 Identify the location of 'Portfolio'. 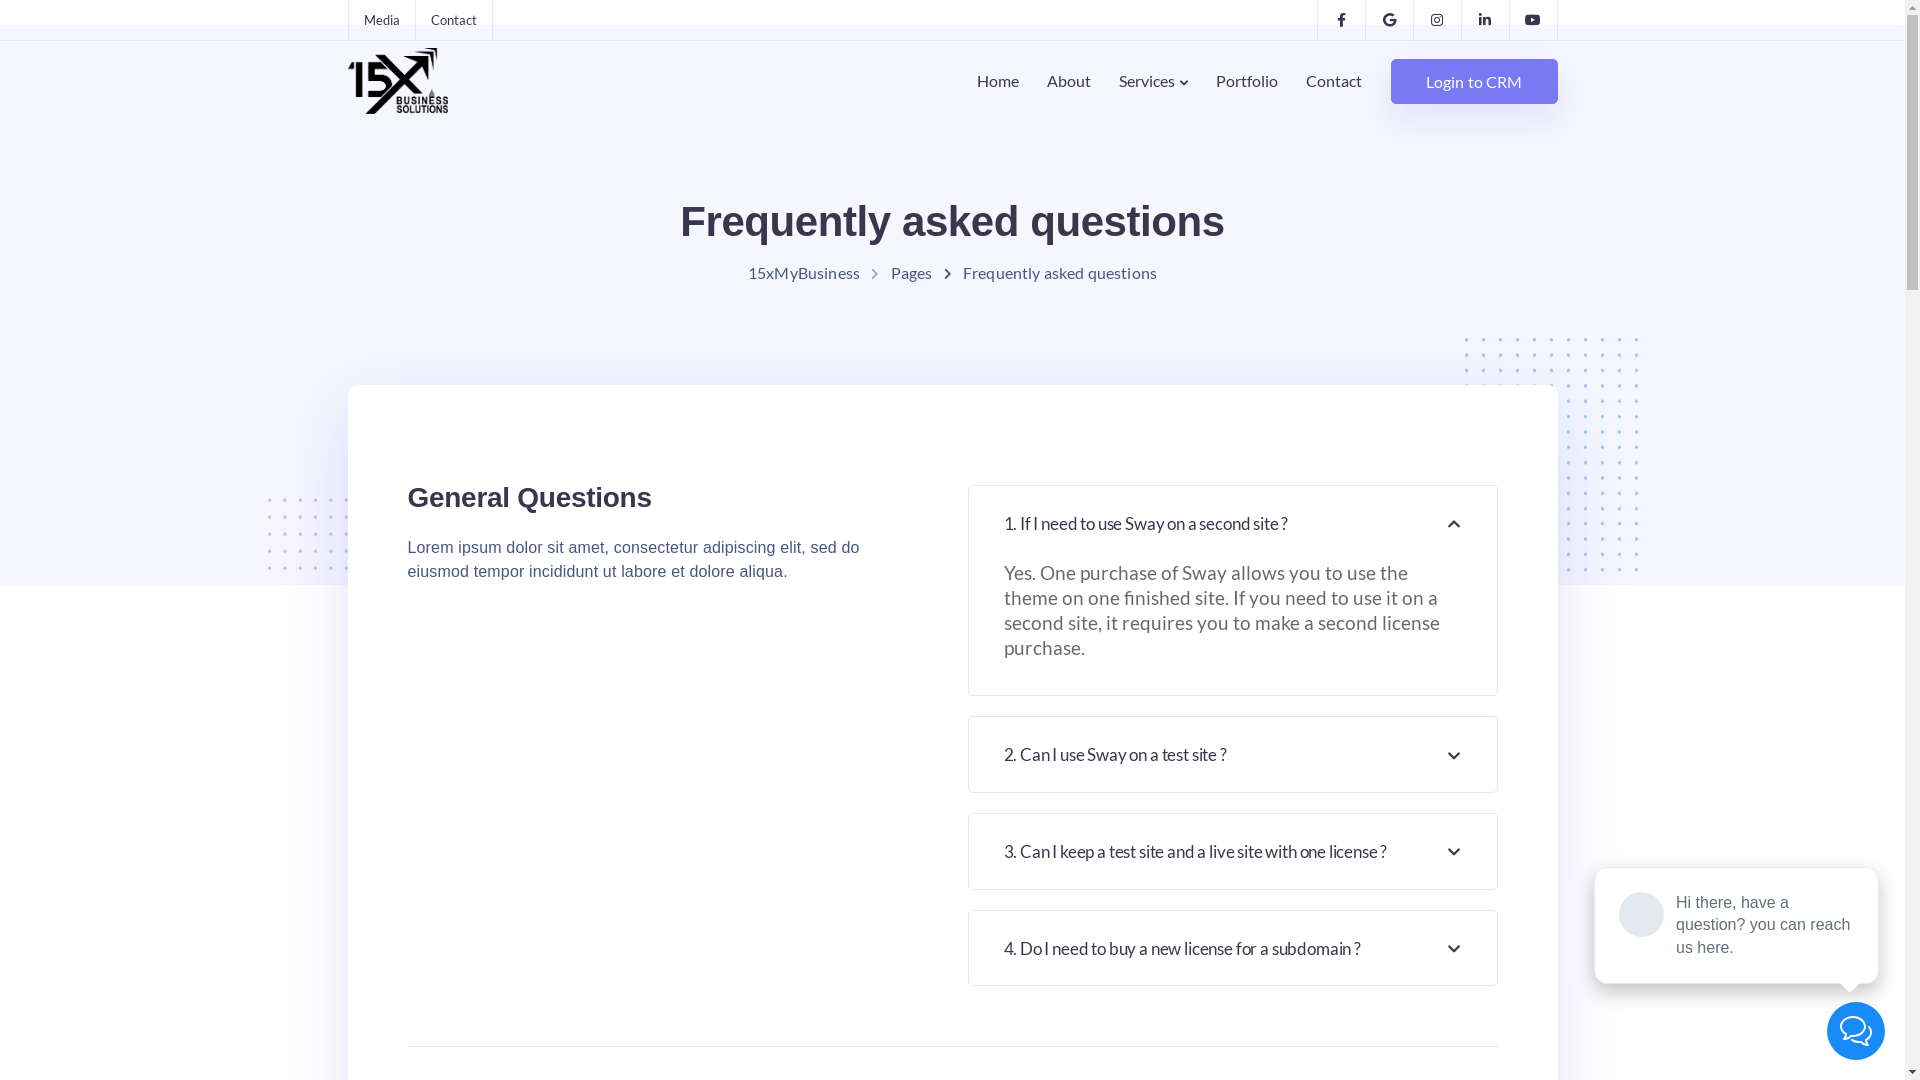
(1246, 80).